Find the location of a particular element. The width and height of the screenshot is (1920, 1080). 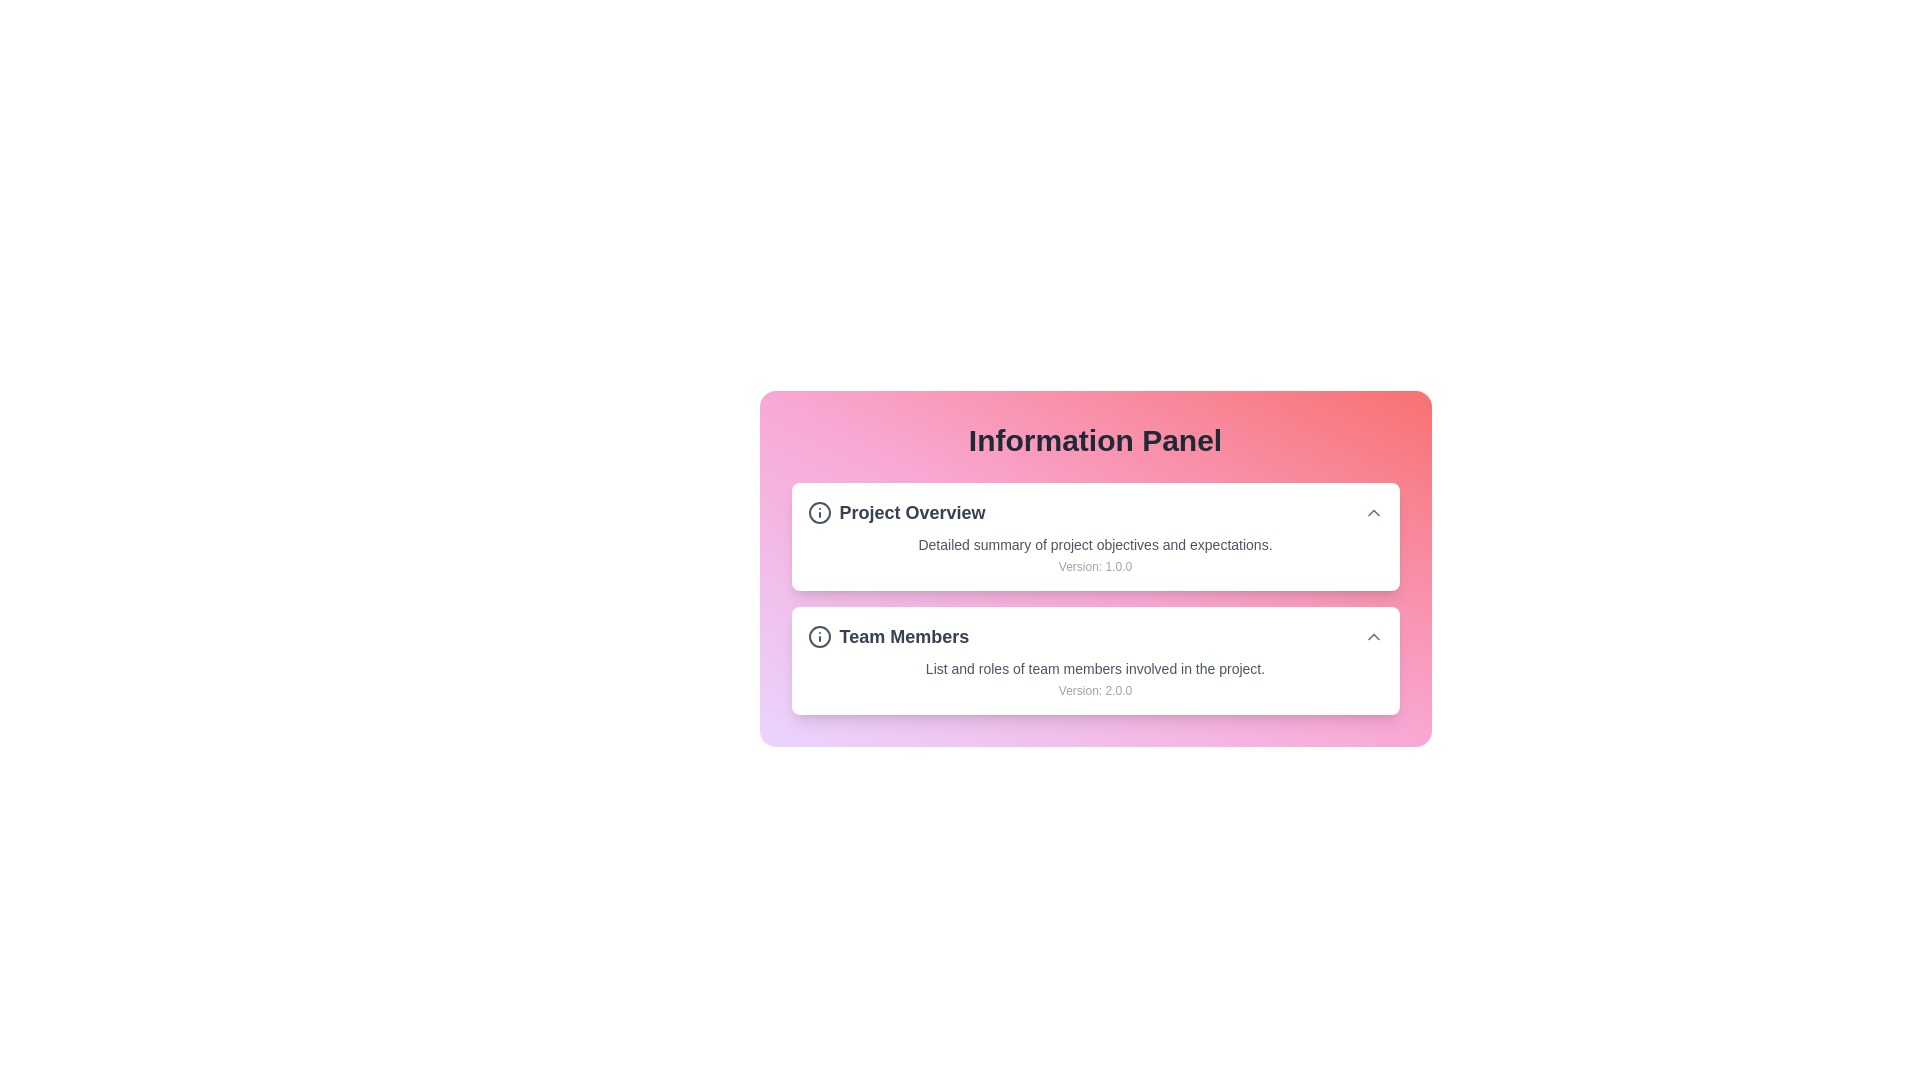

the small upward-pointing chevron icon button located at the far-right of the 'Team Members' section title bar is located at coordinates (1372, 636).